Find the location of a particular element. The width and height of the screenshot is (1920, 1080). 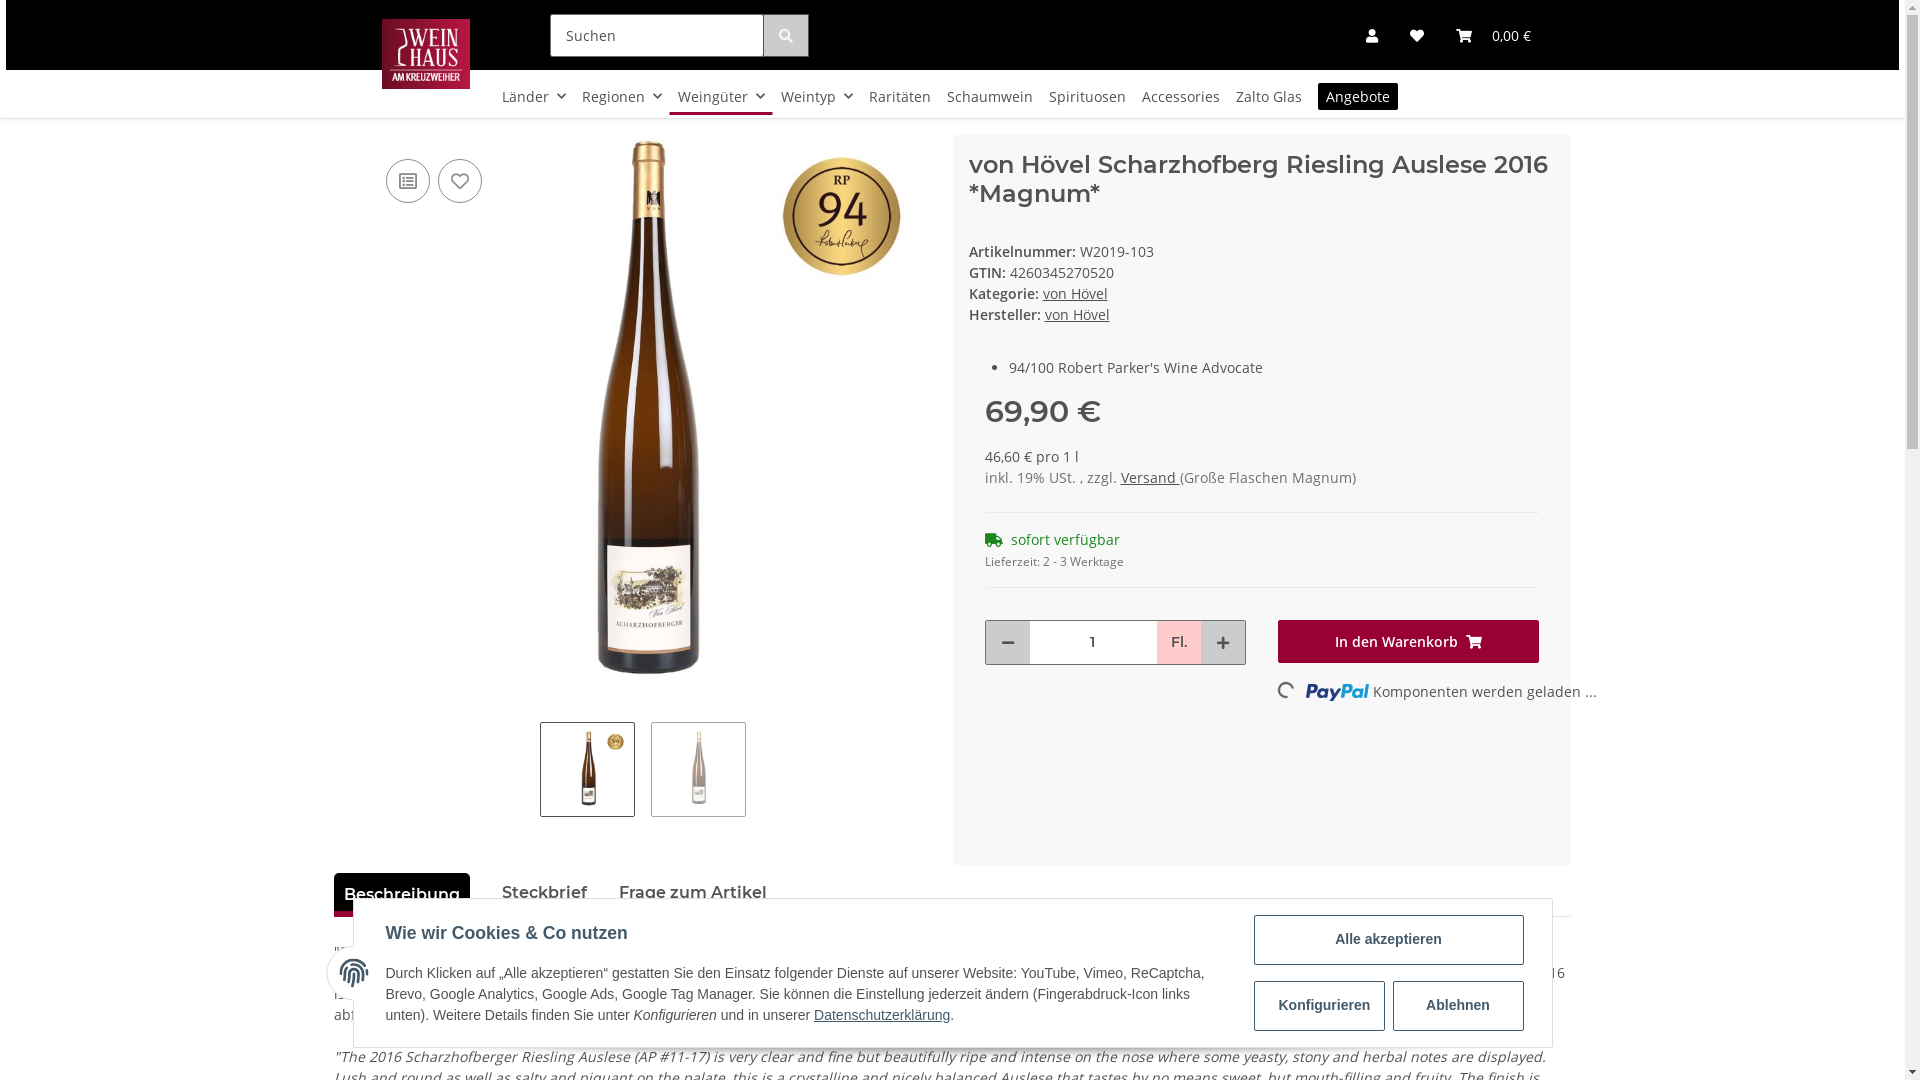

'Regionen' is located at coordinates (573, 96).